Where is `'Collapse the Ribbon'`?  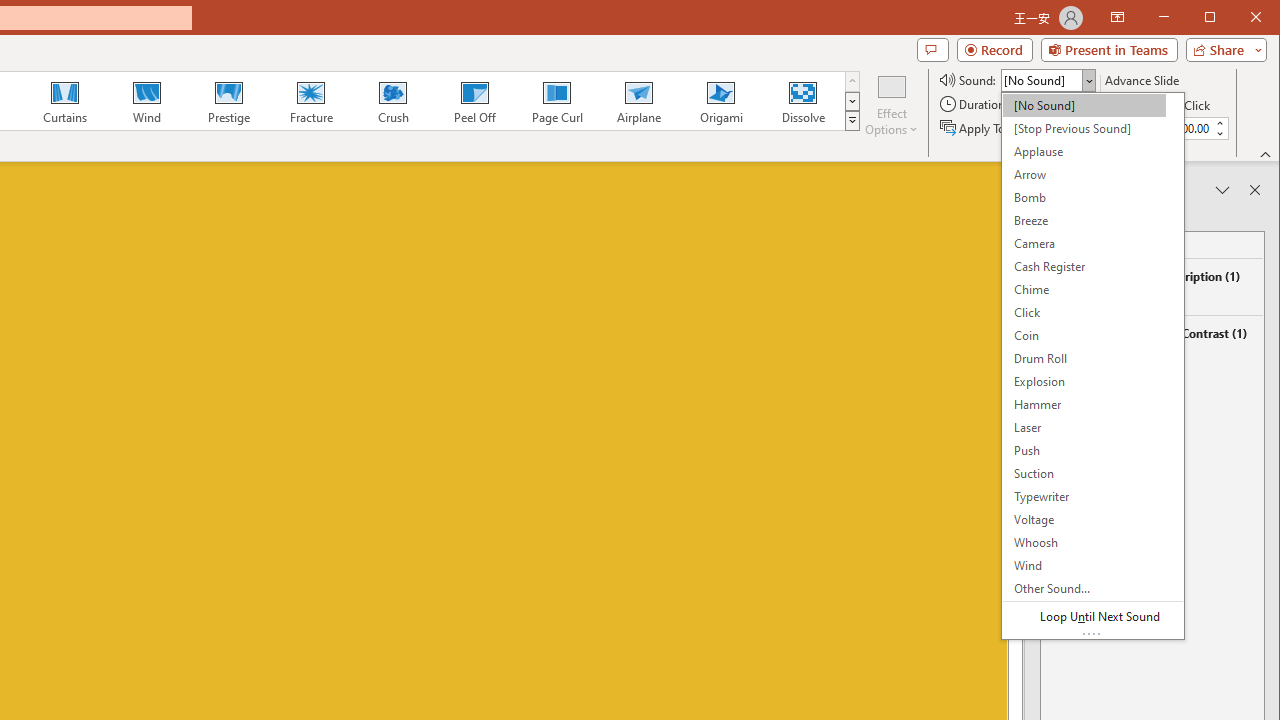 'Collapse the Ribbon' is located at coordinates (1265, 153).